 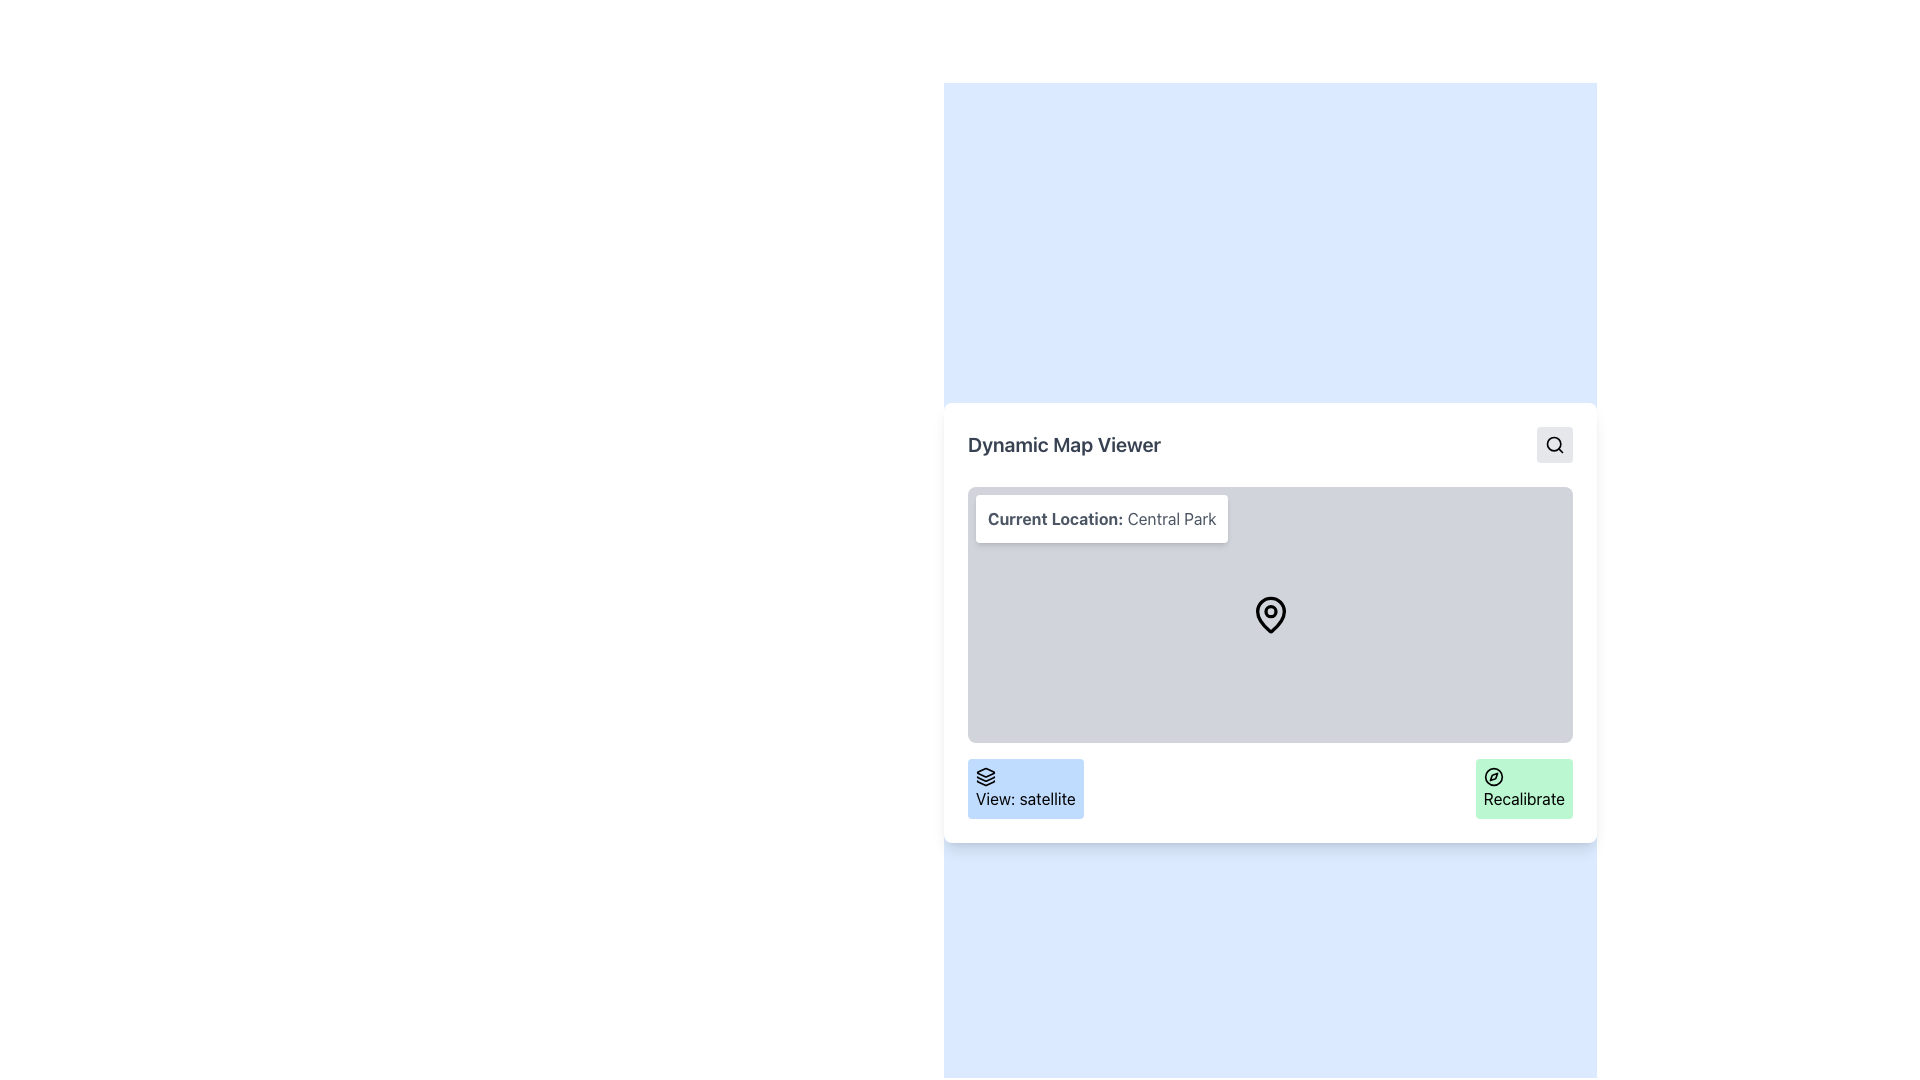 What do you see at coordinates (1025, 788) in the screenshot?
I see `the satellite view button located at the bottom-left corner of the panel` at bounding box center [1025, 788].